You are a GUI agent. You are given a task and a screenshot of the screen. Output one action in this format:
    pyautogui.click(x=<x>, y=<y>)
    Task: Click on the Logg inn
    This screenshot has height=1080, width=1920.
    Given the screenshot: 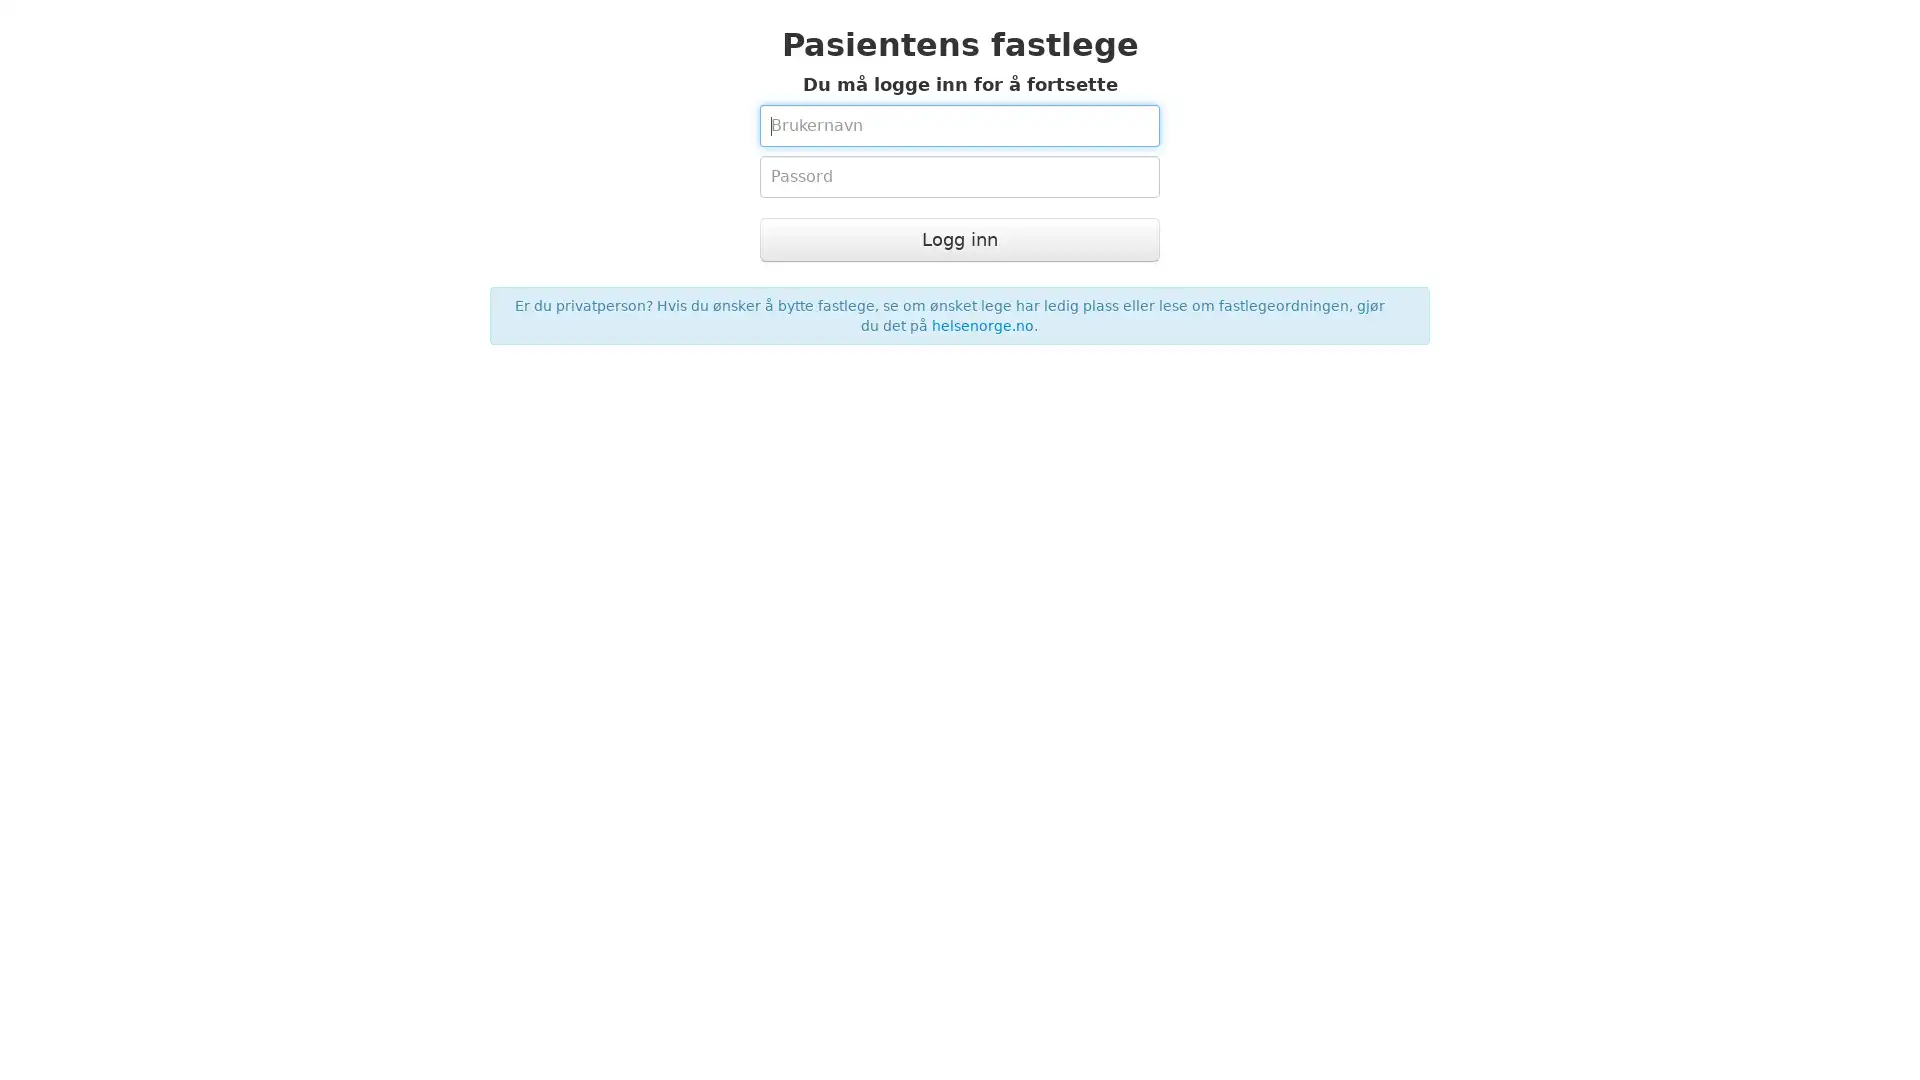 What is the action you would take?
    pyautogui.click(x=960, y=238)
    